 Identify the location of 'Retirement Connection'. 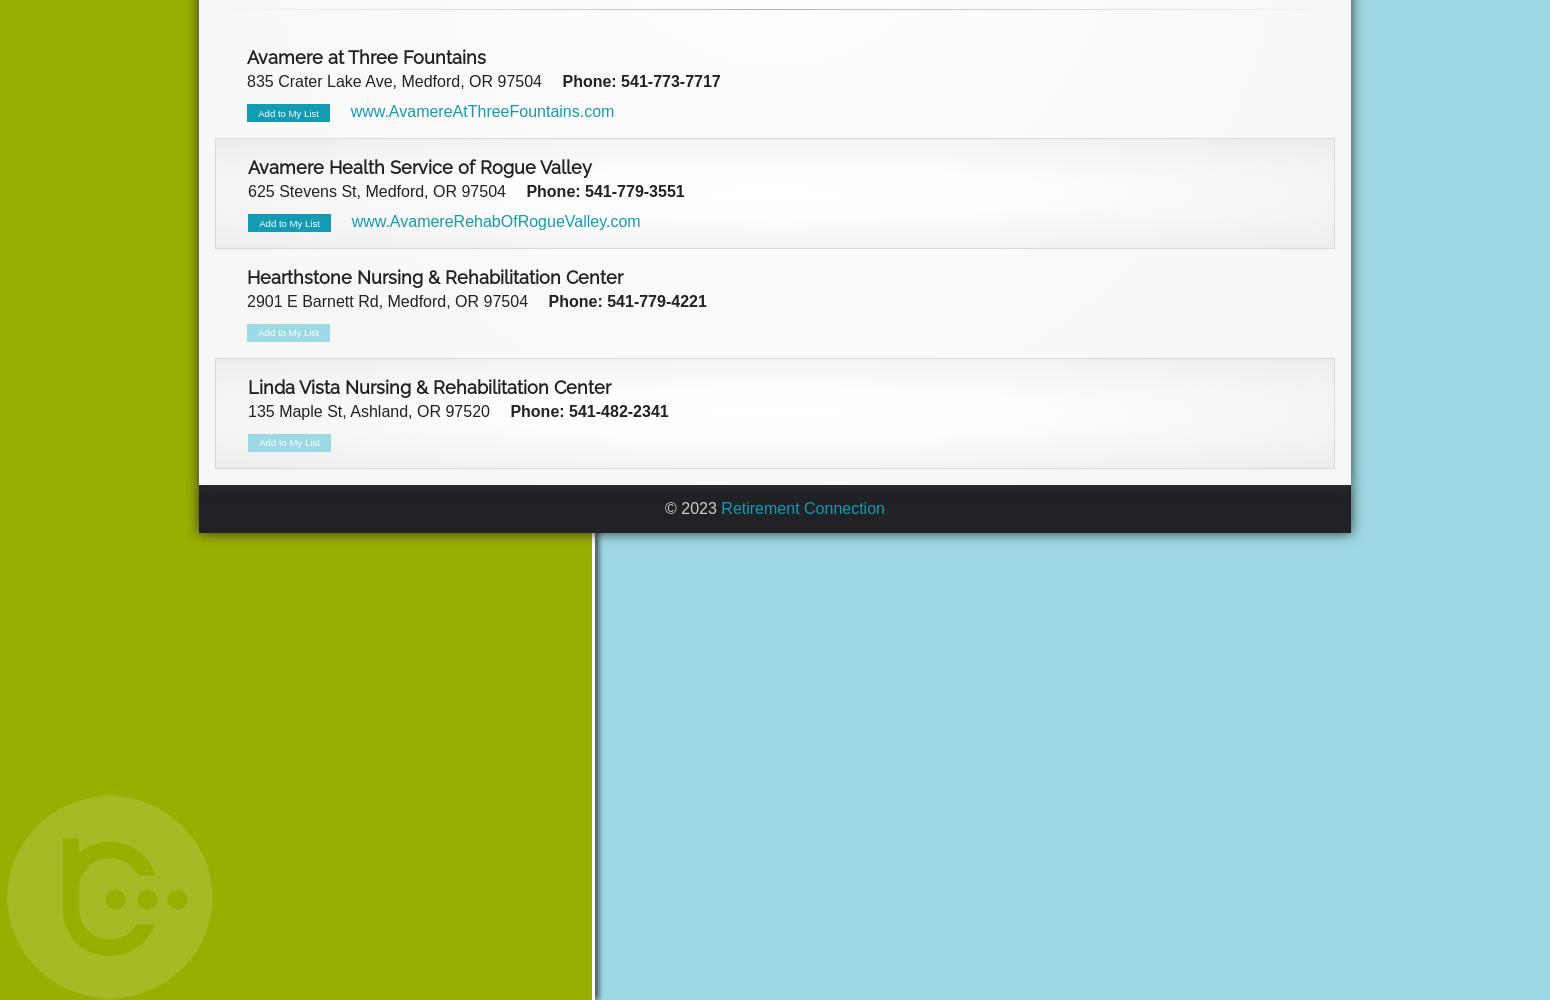
(801, 507).